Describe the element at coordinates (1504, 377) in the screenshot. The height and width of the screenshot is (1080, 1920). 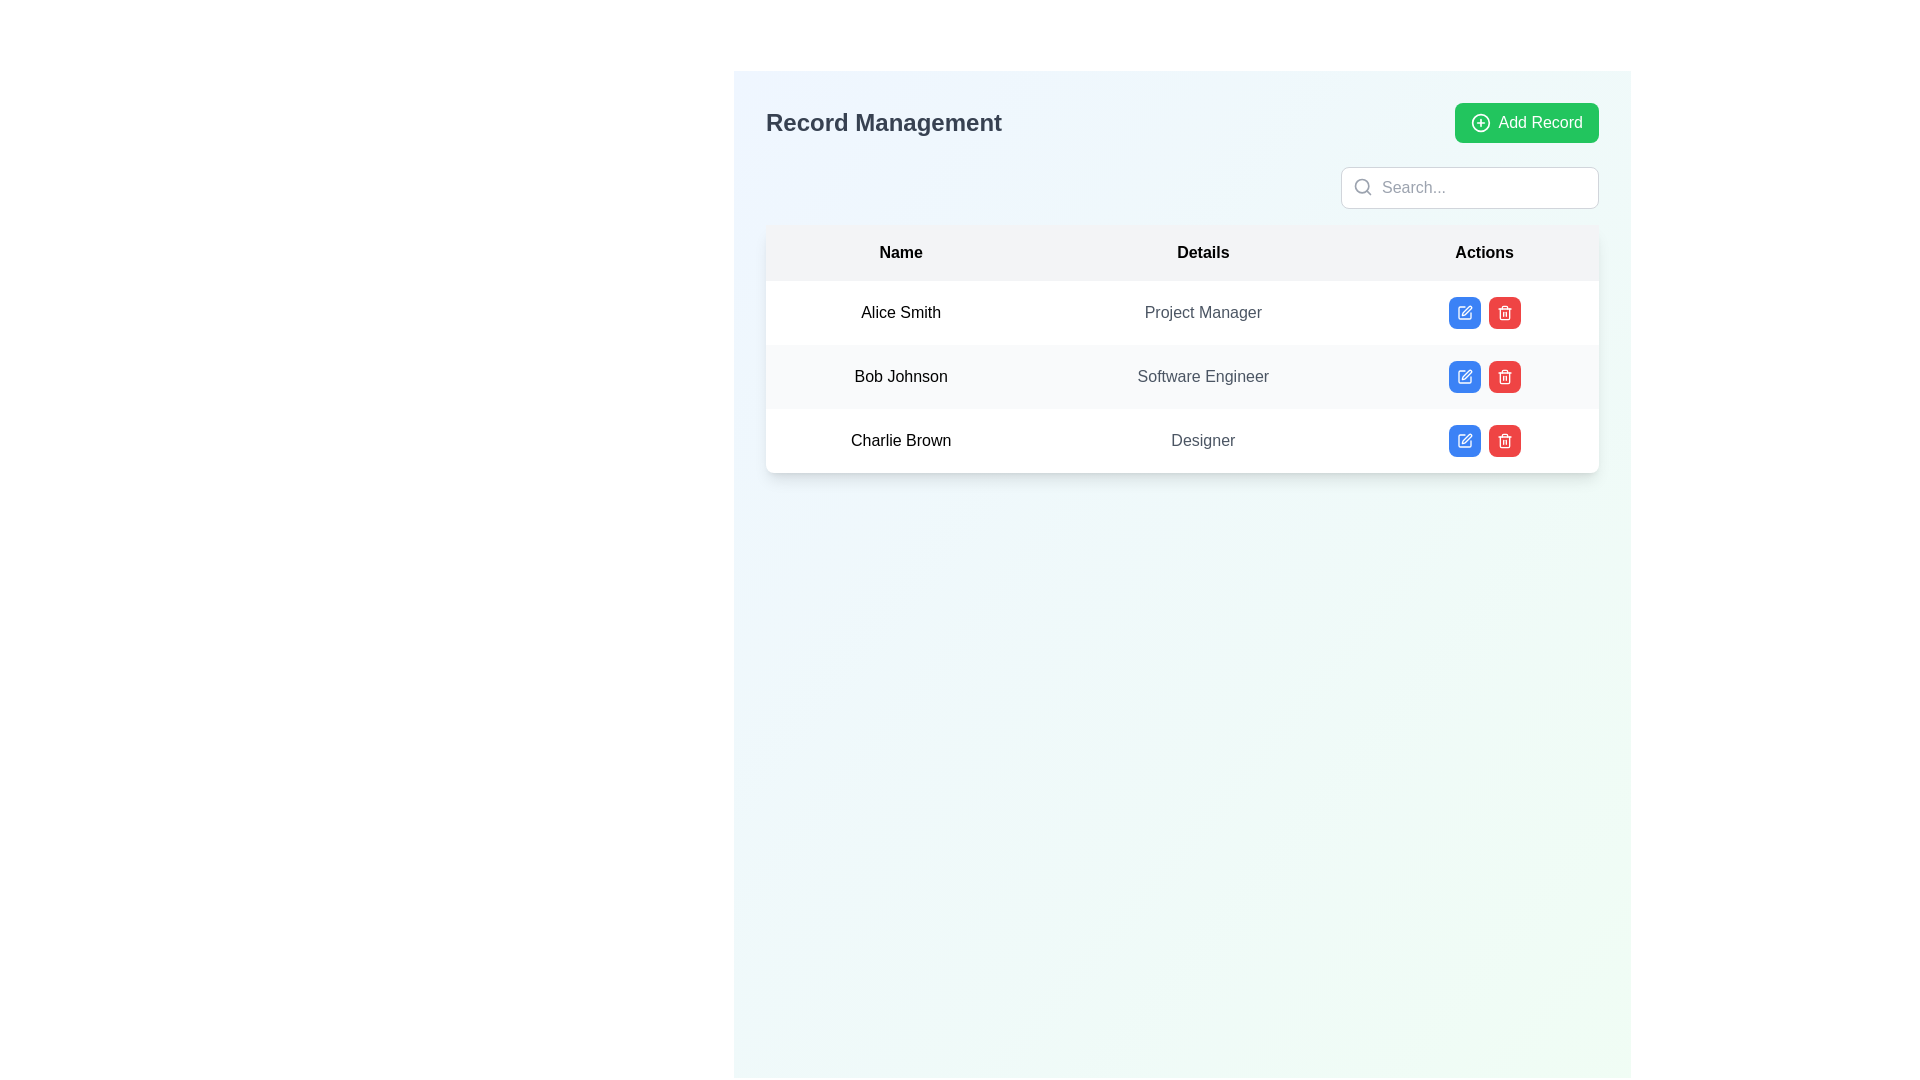
I see `the trash can icon button with a red background located in the 'Actions' column of the second row in the table` at that location.